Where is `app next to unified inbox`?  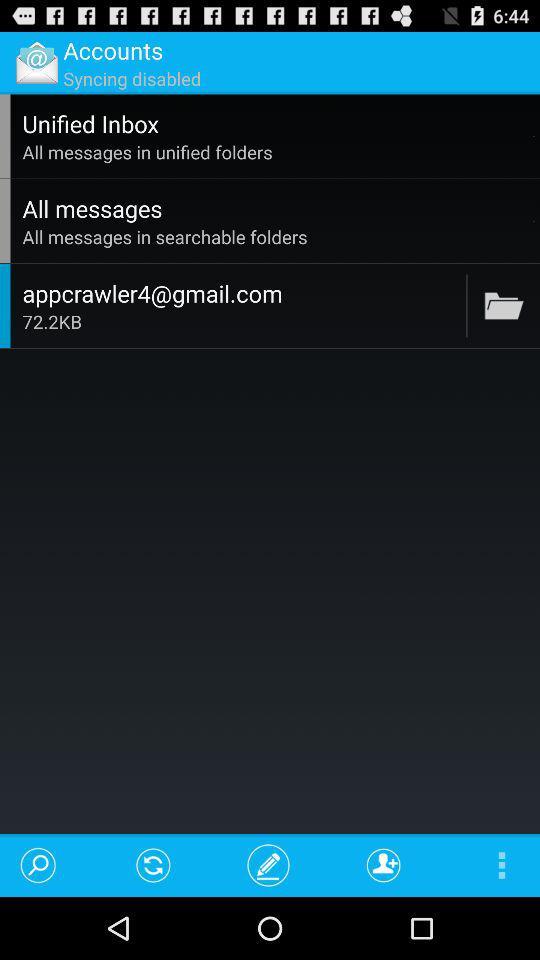 app next to unified inbox is located at coordinates (534, 135).